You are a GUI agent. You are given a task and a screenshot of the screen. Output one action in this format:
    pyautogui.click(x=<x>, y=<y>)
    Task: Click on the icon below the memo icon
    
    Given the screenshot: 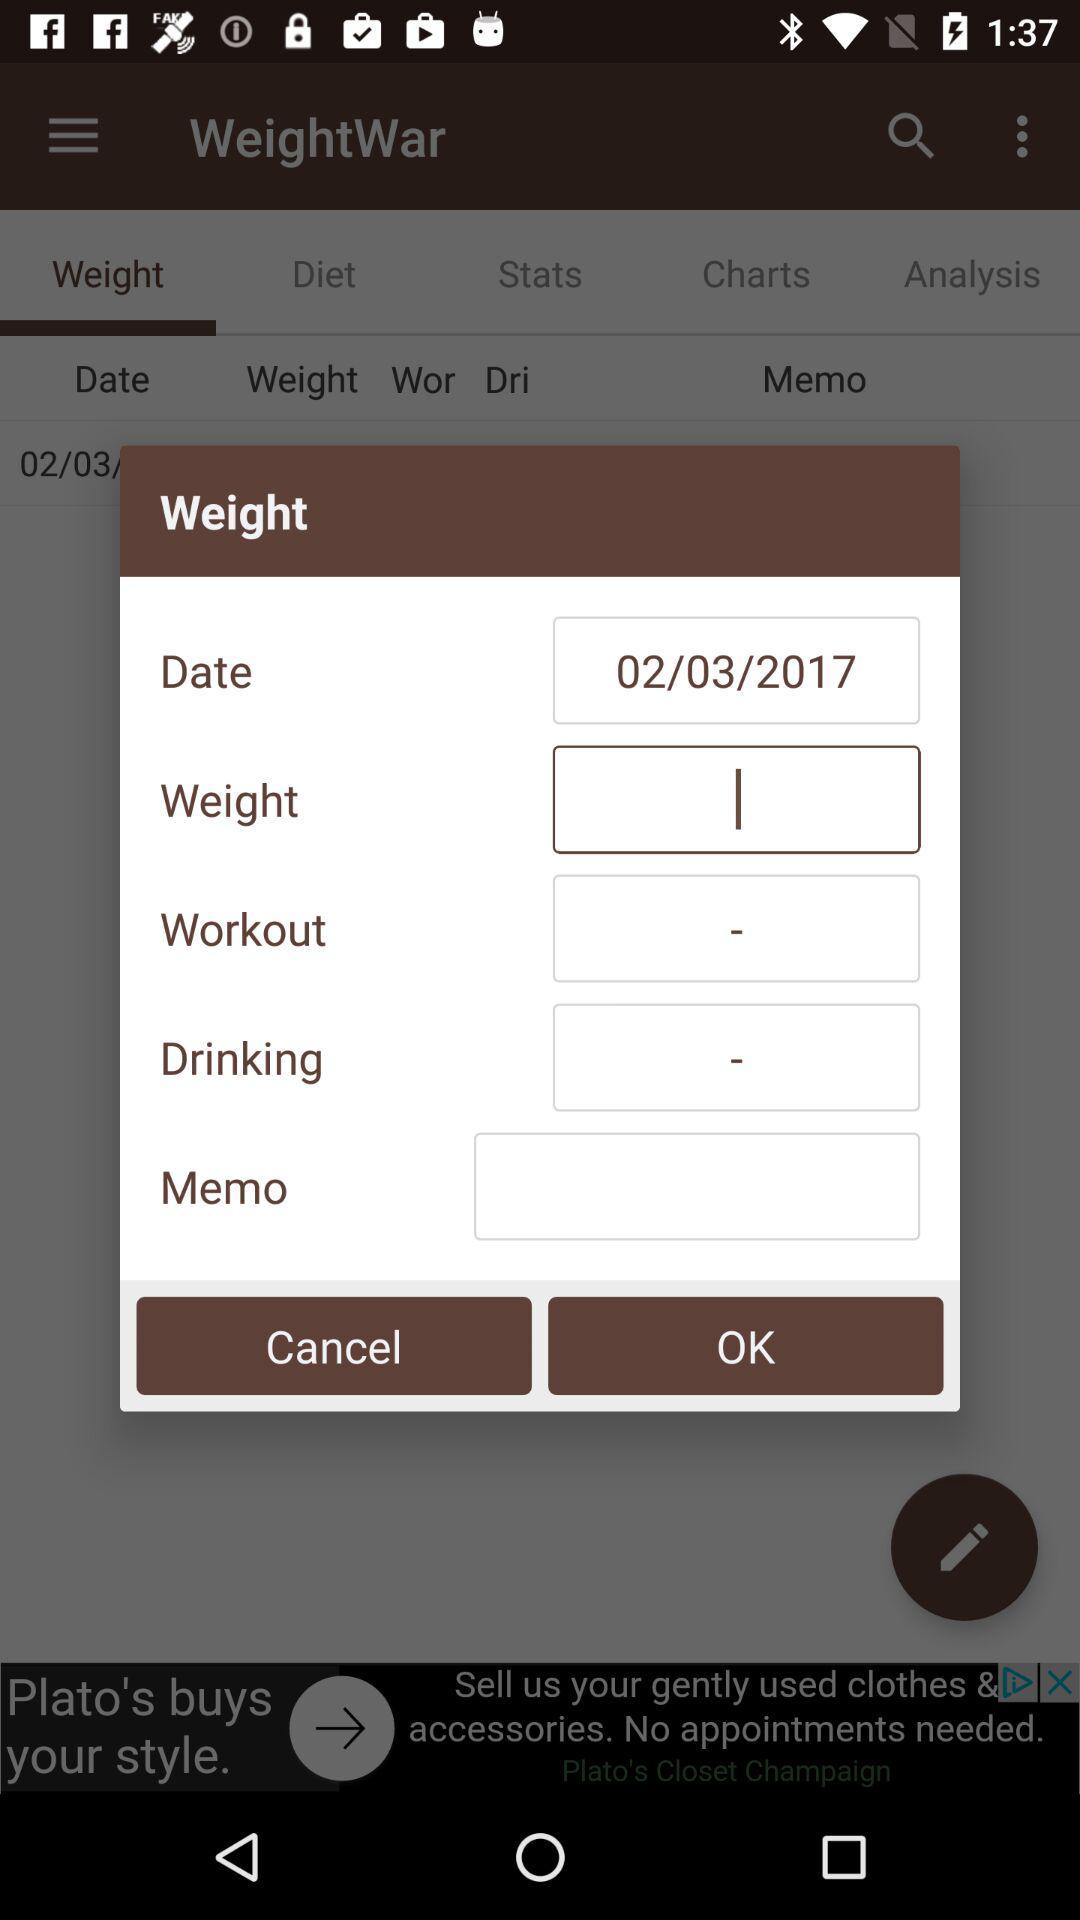 What is the action you would take?
    pyautogui.click(x=333, y=1345)
    